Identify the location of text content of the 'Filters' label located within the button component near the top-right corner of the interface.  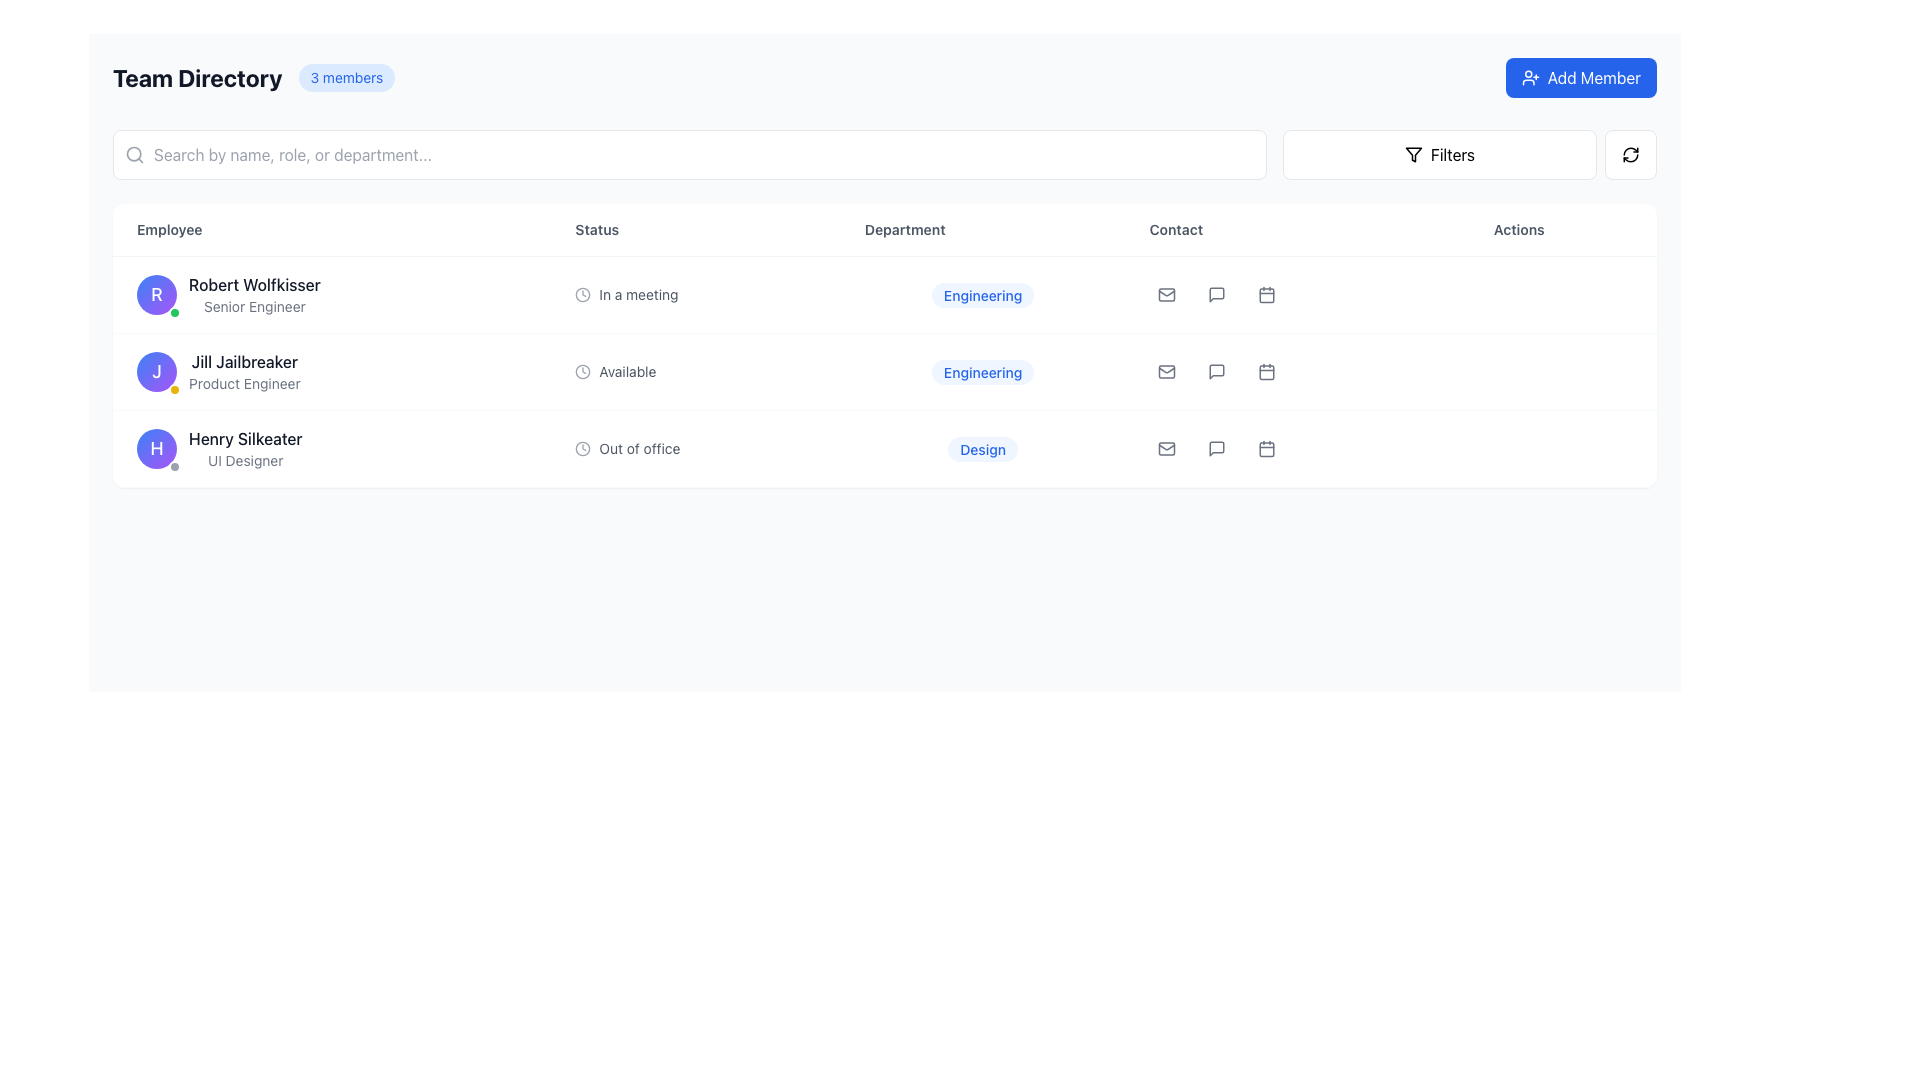
(1453, 153).